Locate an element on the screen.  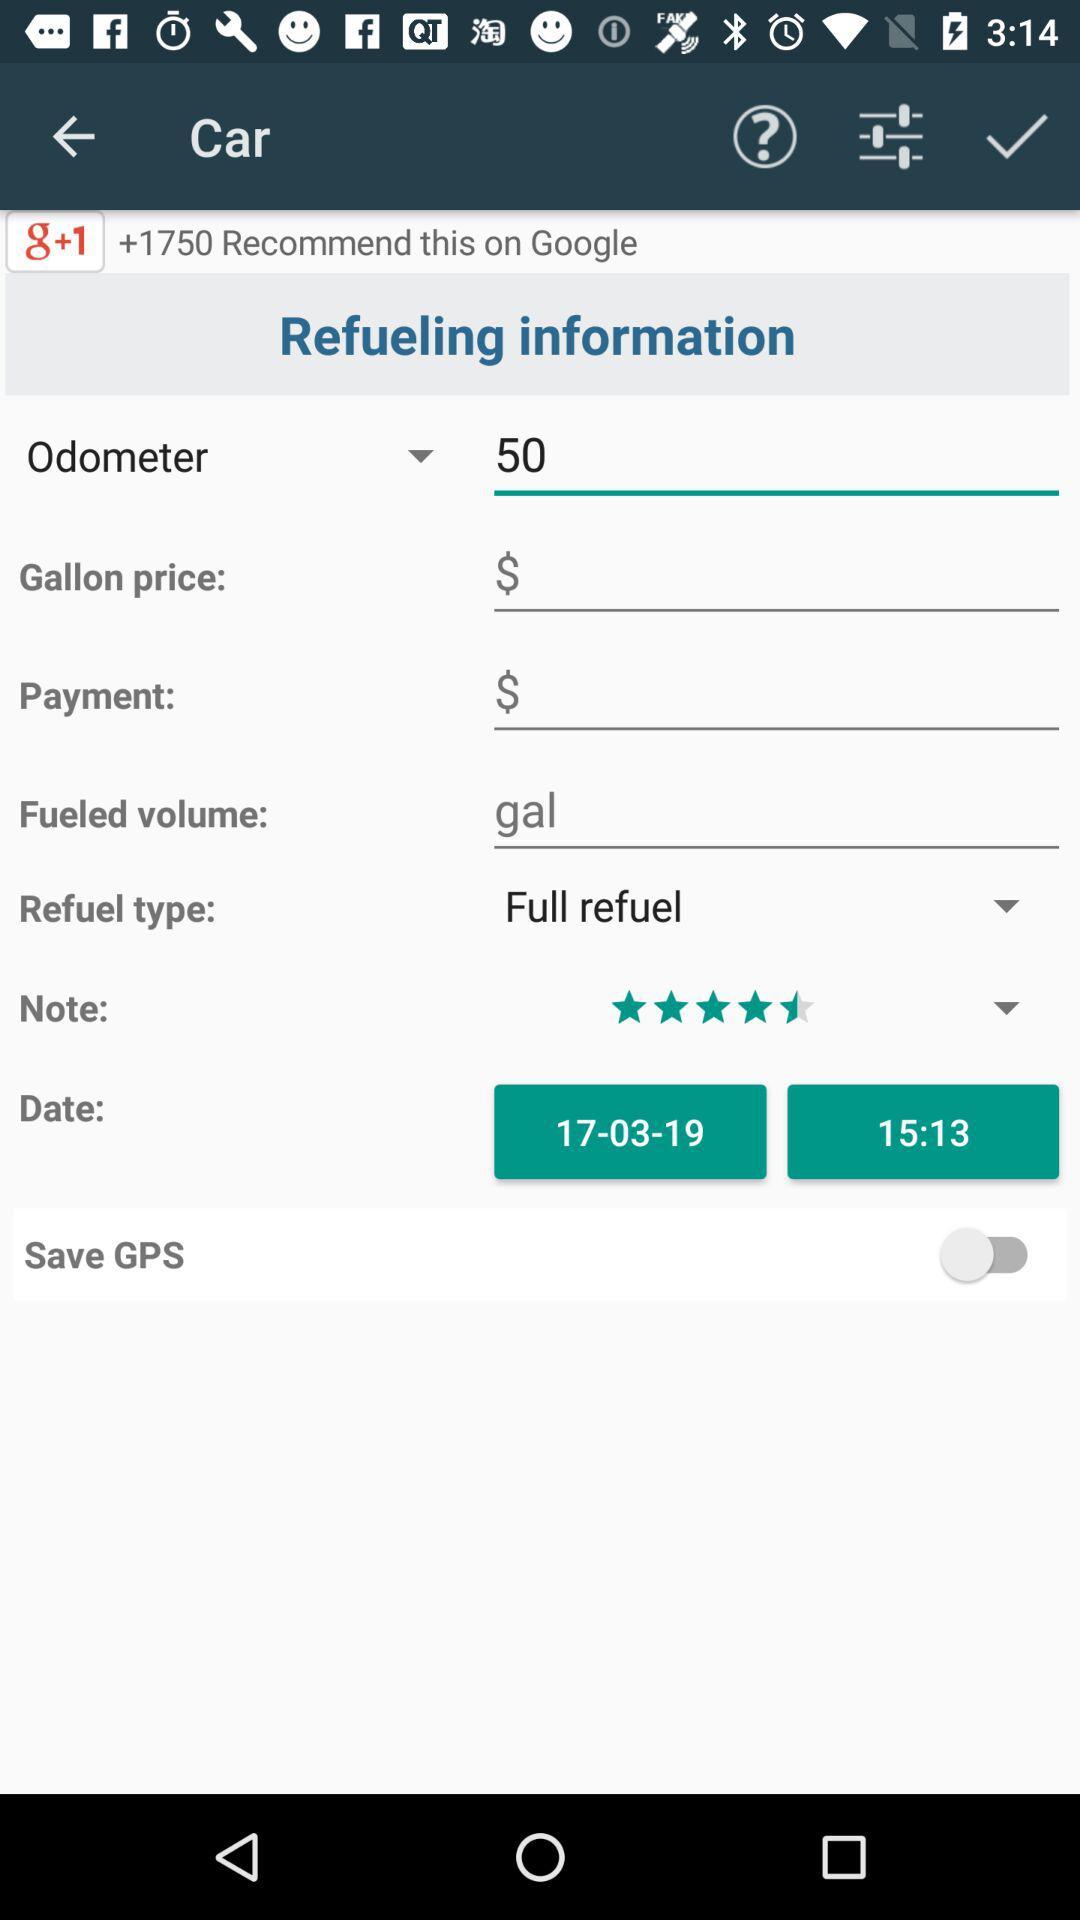
the app to the right of 1750 recommend this is located at coordinates (764, 135).